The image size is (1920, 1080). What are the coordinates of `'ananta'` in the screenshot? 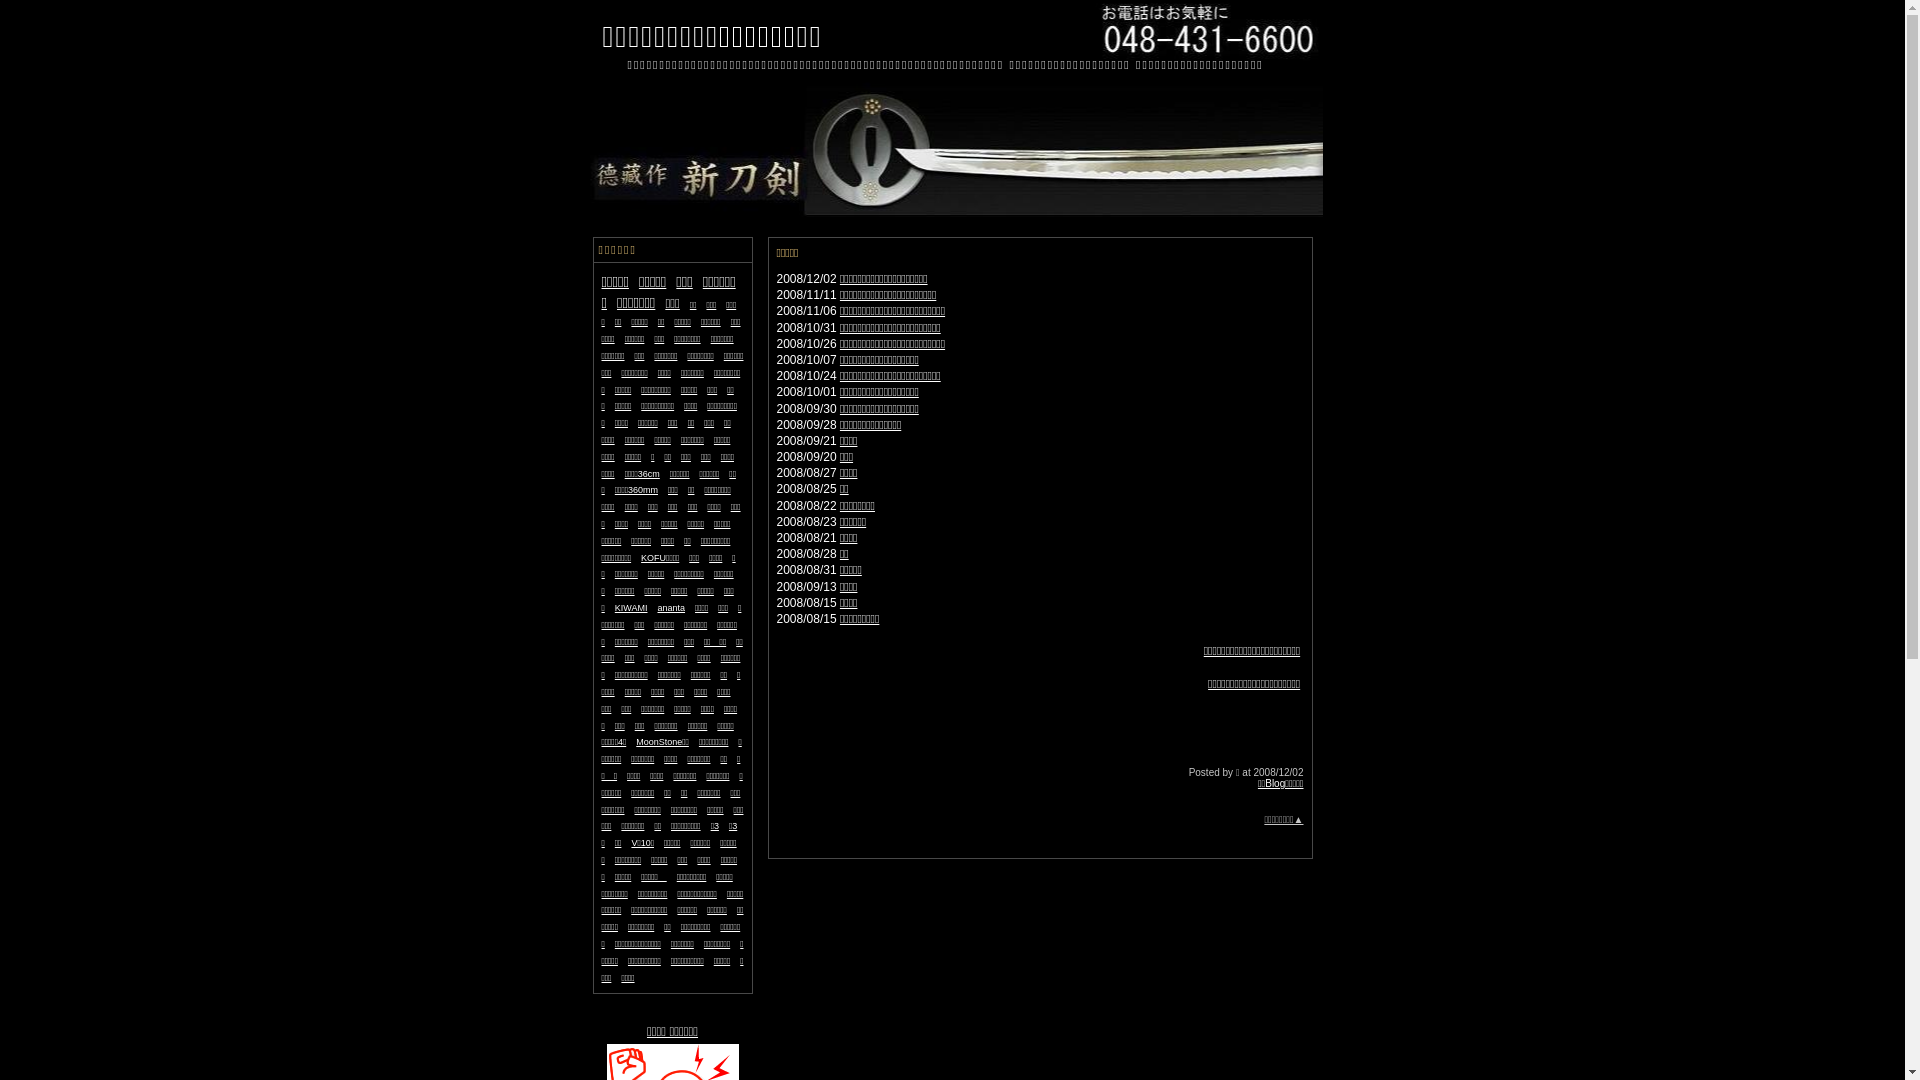 It's located at (672, 605).